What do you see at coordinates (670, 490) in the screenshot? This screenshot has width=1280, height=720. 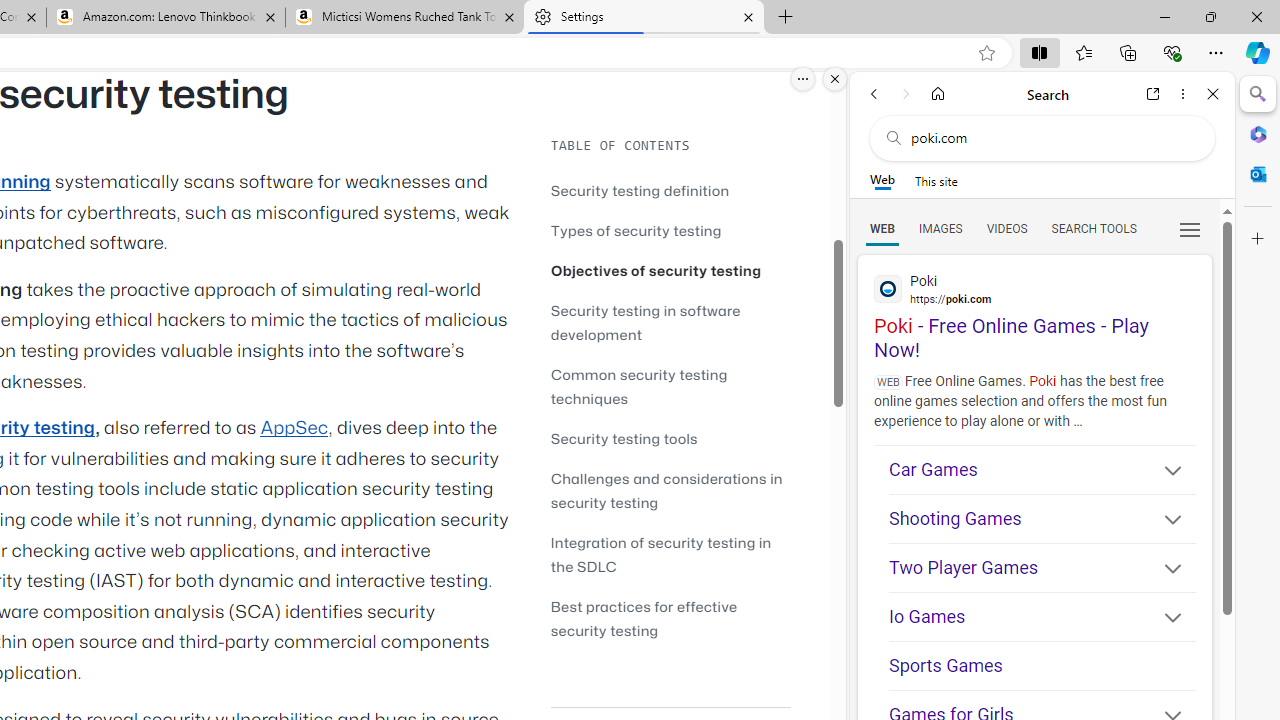 I see `'Challenges and considerations in security testing'` at bounding box center [670, 490].